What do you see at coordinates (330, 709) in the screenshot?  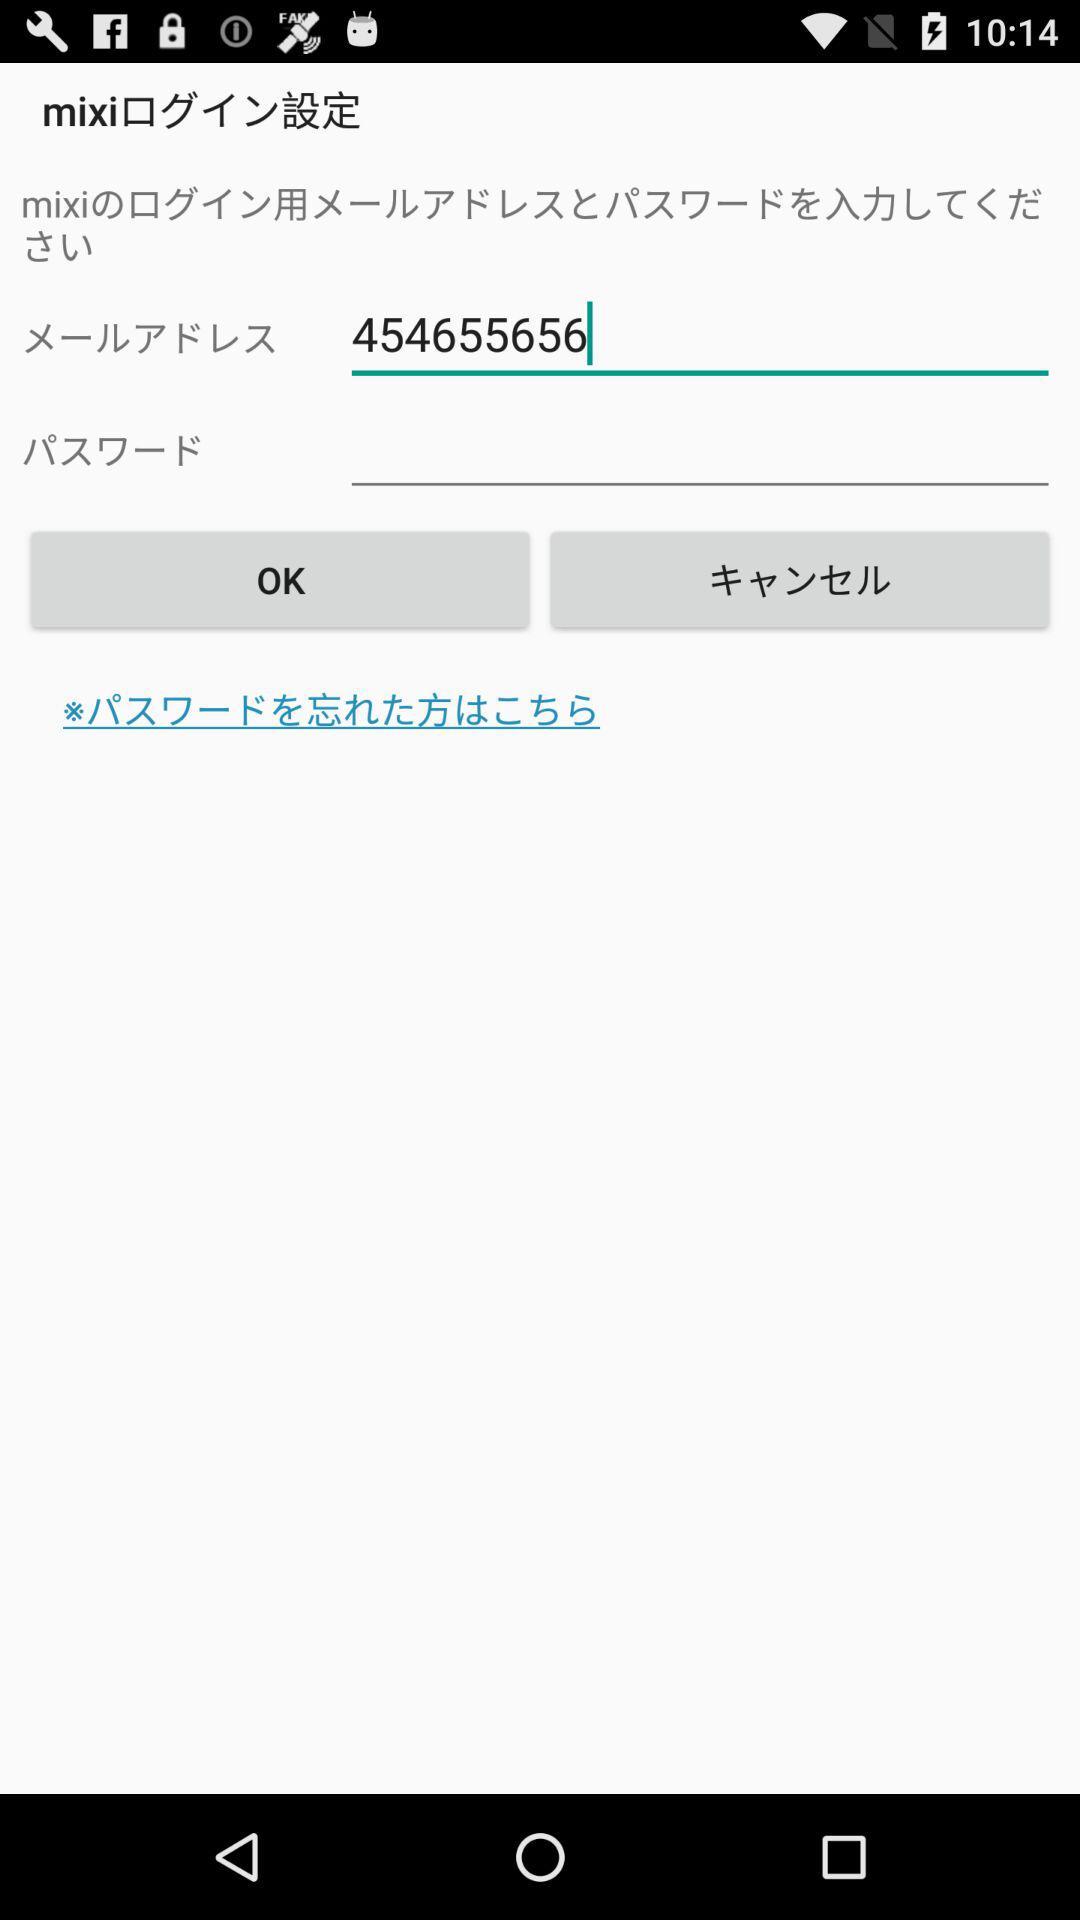 I see `icon below ok` at bounding box center [330, 709].